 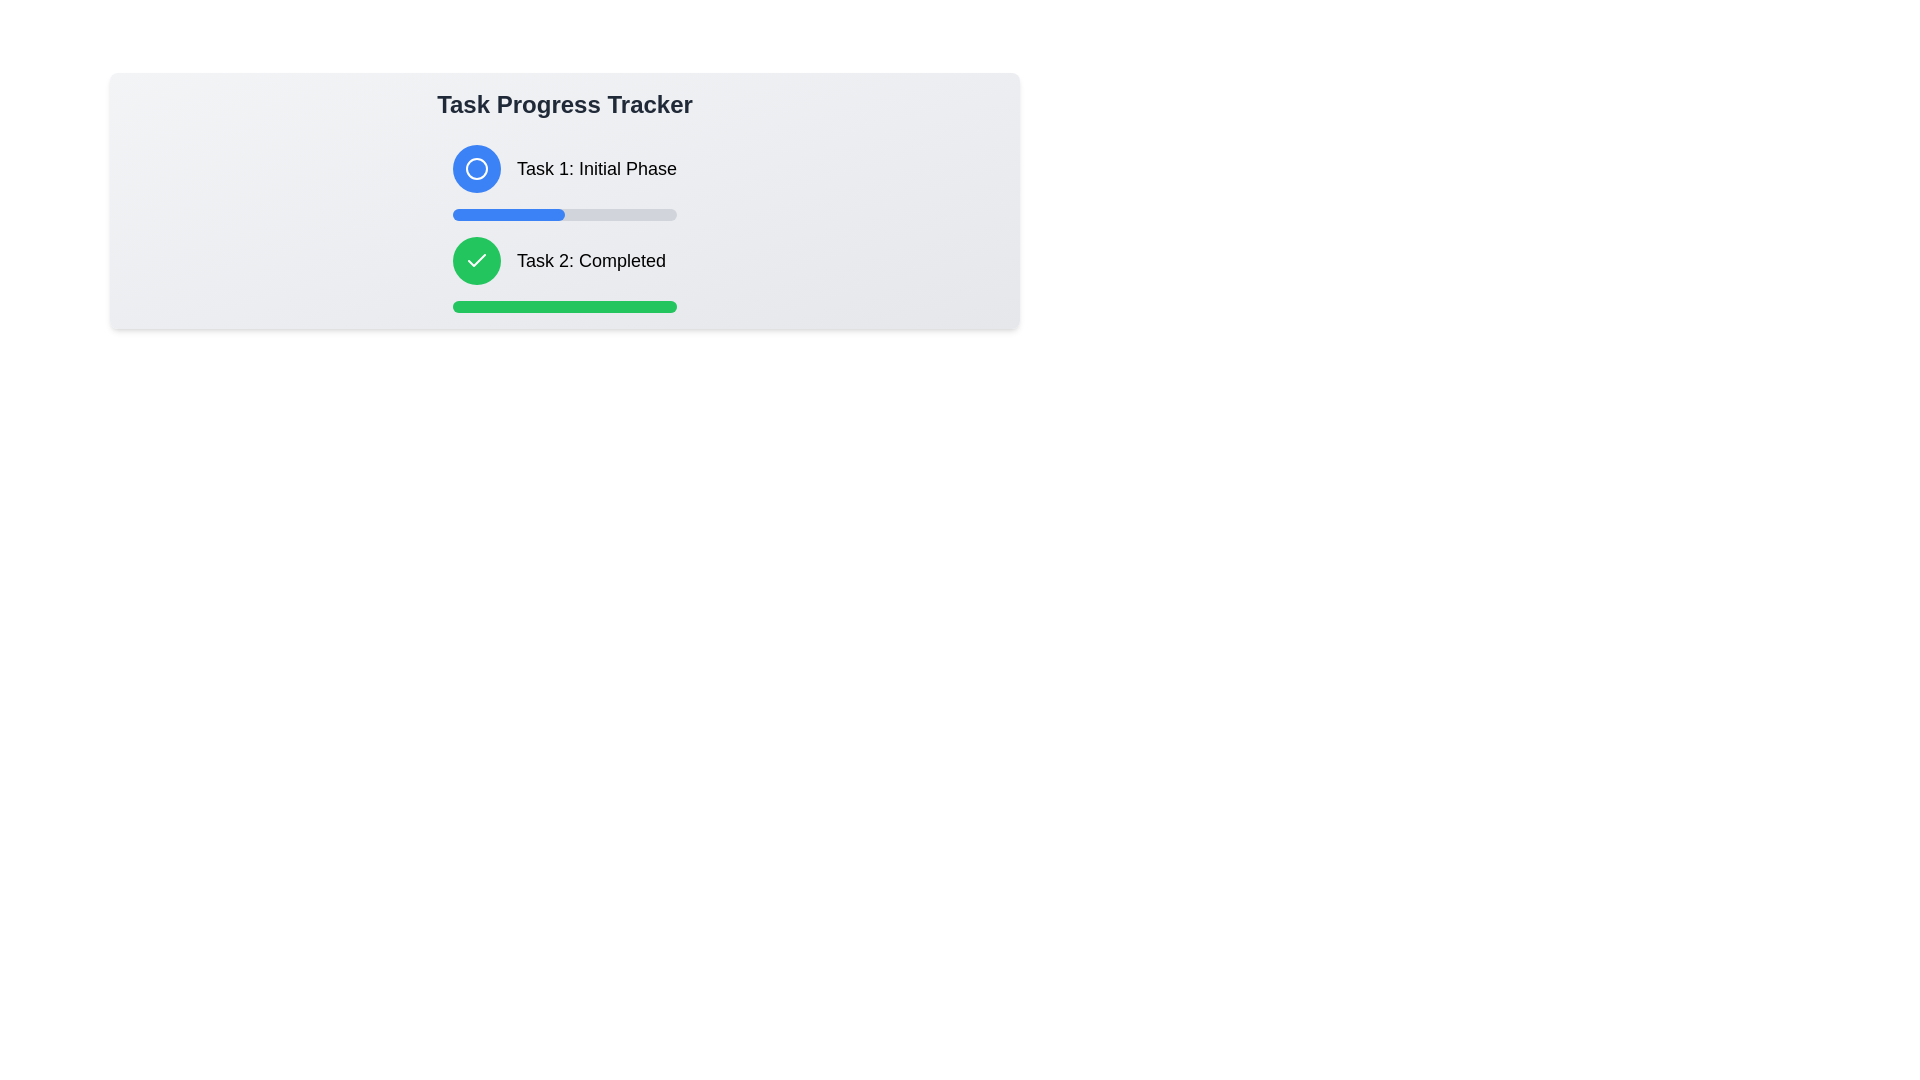 I want to click on the appearance of the SVG icon that serves as a visual indicator within the tracker, located next to the text 'Task 1: Initial Phase' on a blue circular background, so click(x=475, y=168).